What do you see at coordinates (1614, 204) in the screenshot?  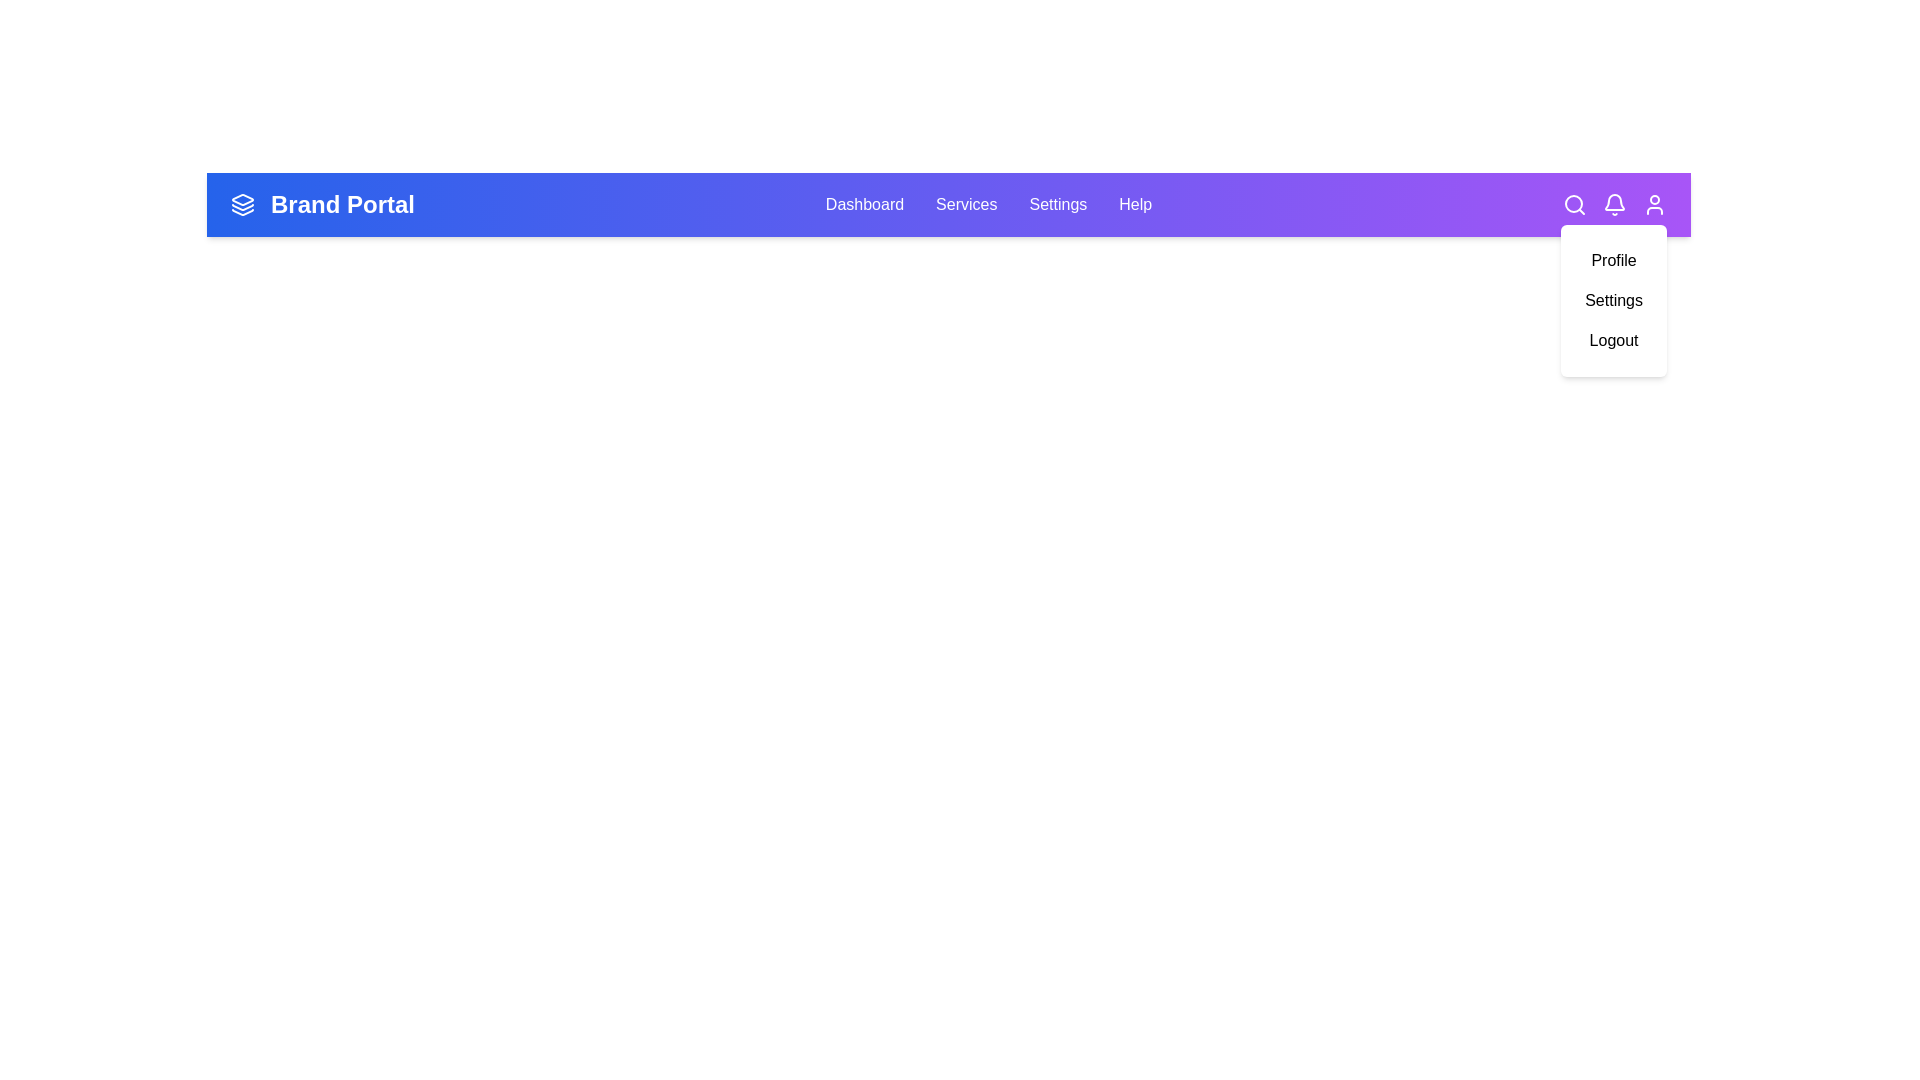 I see `the bell icon in the top-right corner of the header bar` at bounding box center [1614, 204].